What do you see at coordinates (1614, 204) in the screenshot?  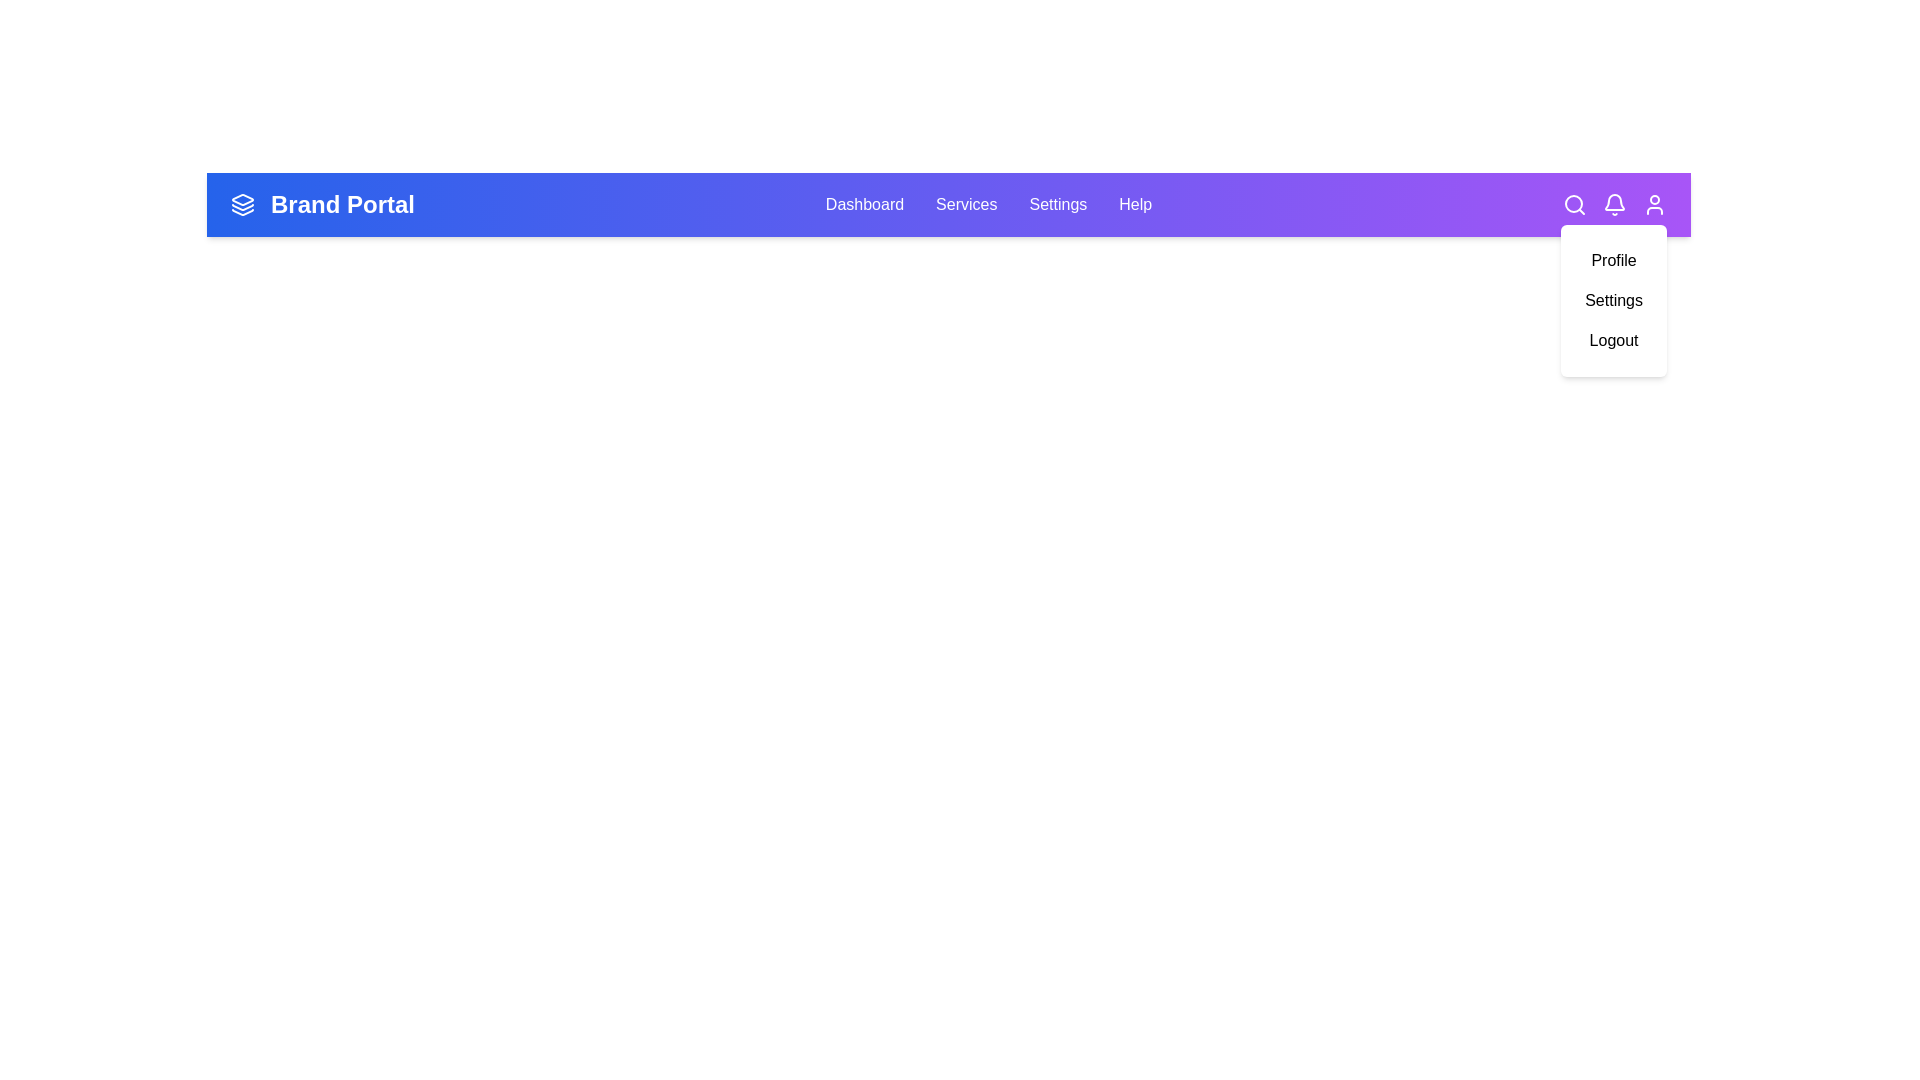 I see `the bell icon in the top-right corner of the header bar` at bounding box center [1614, 204].